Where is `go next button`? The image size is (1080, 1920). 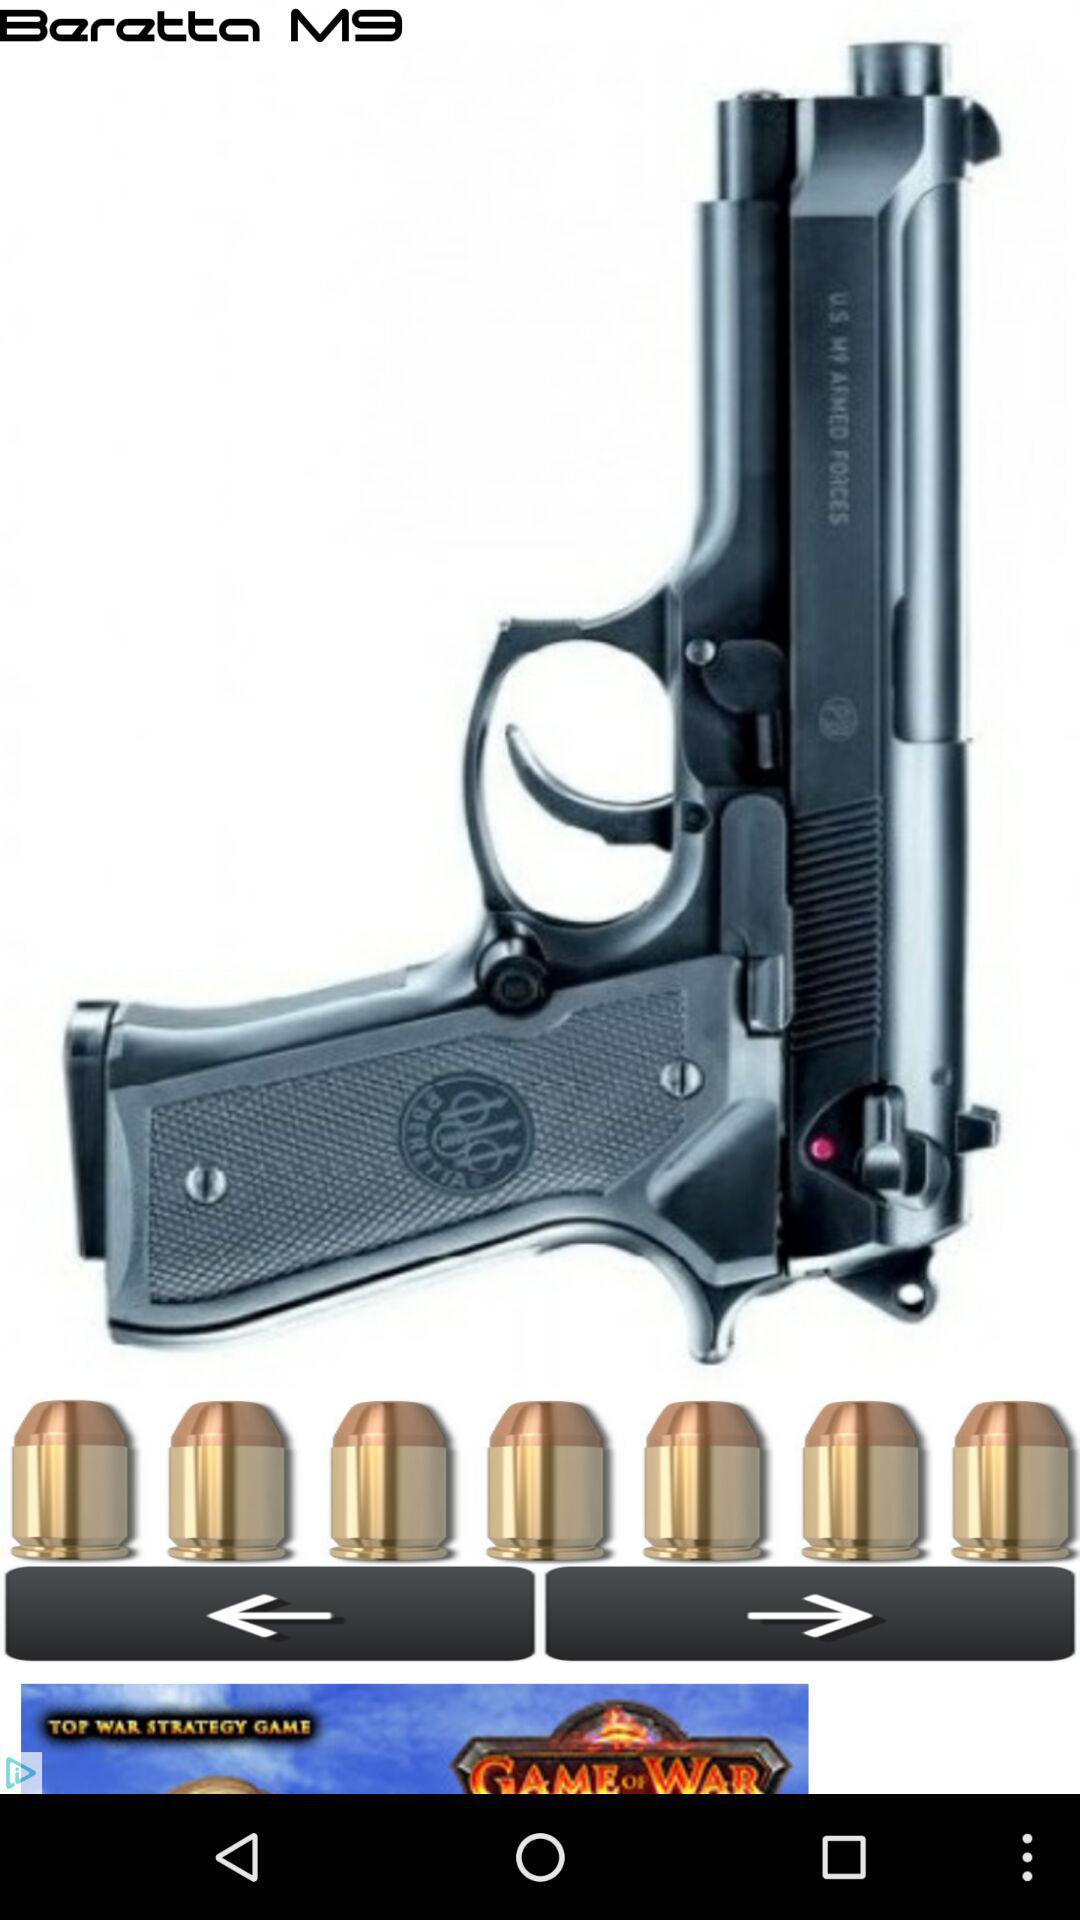
go next button is located at coordinates (810, 1613).